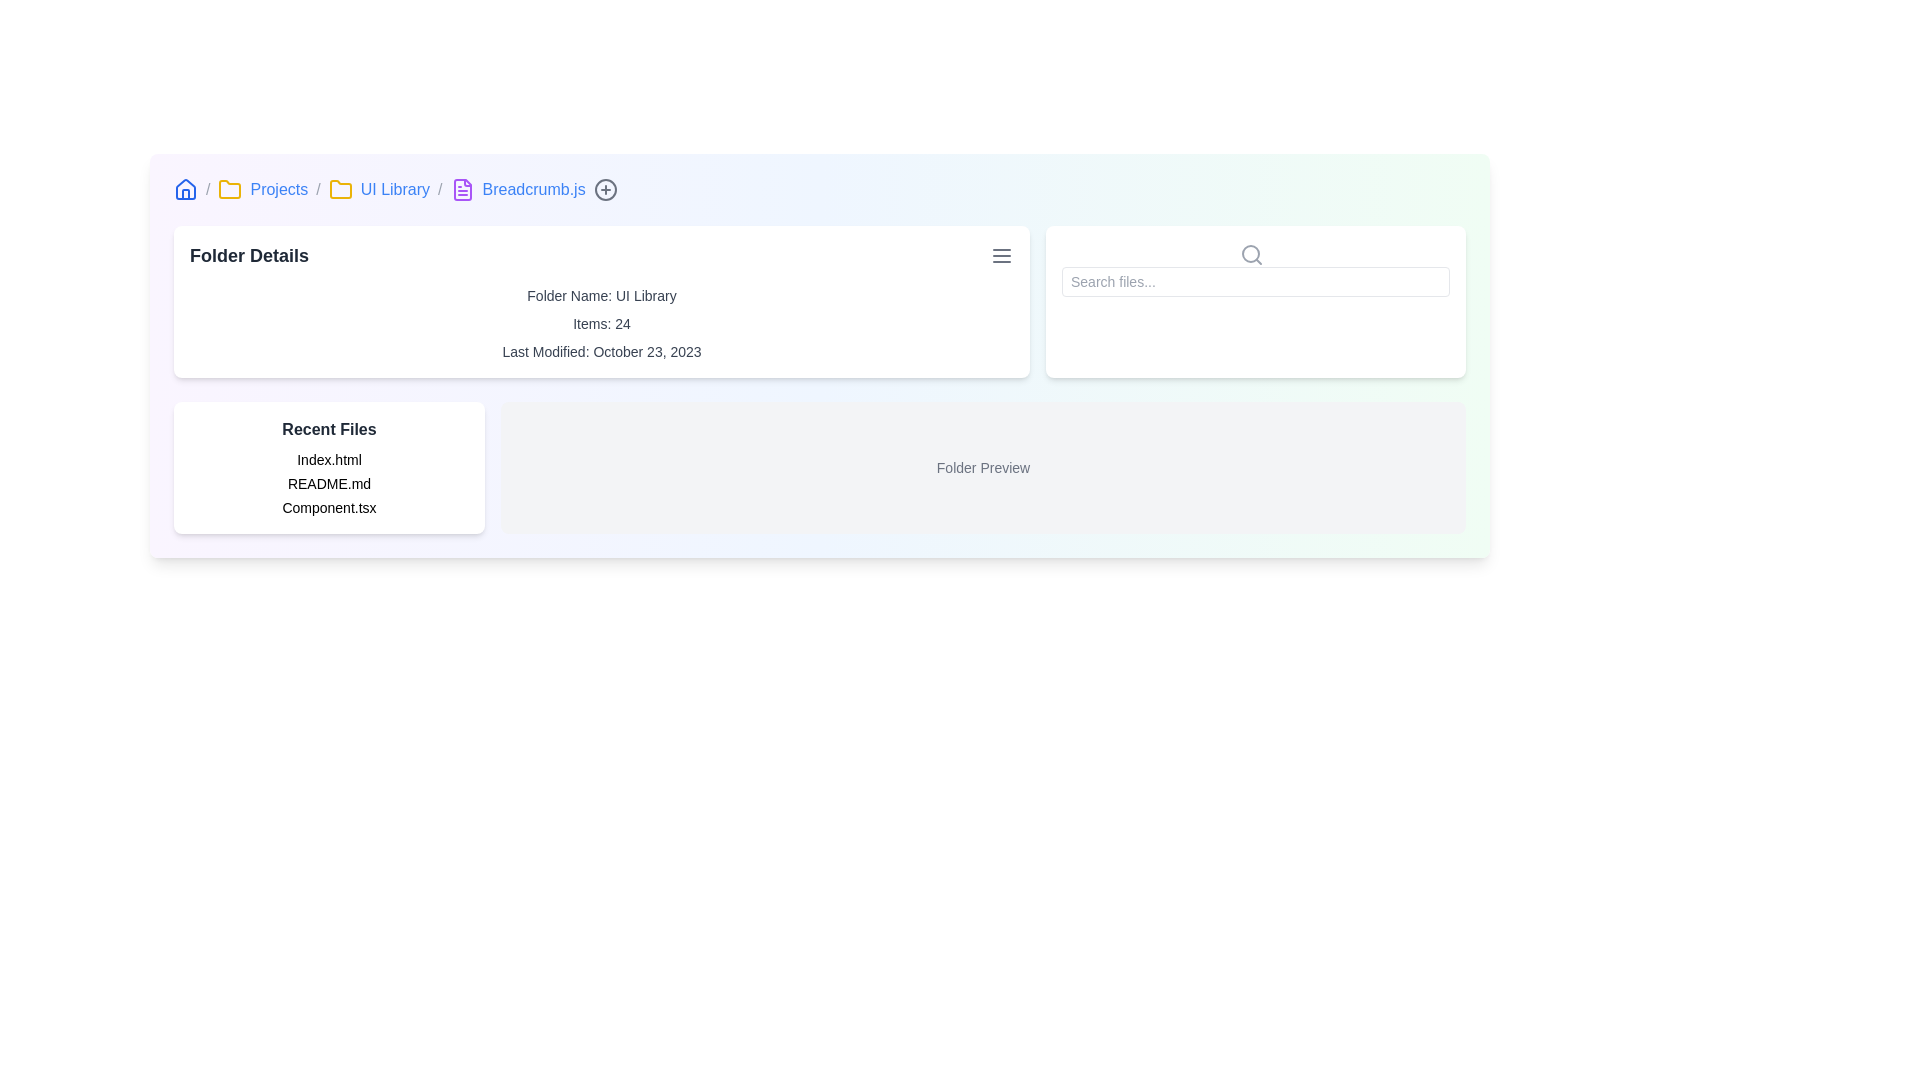 This screenshot has height=1080, width=1920. Describe the element at coordinates (439, 189) in the screenshot. I see `the forward slash (/) text separator in the breadcrumb navigation, which visually separates the 'UI Library' and 'Breadcrumb.js' links` at that location.